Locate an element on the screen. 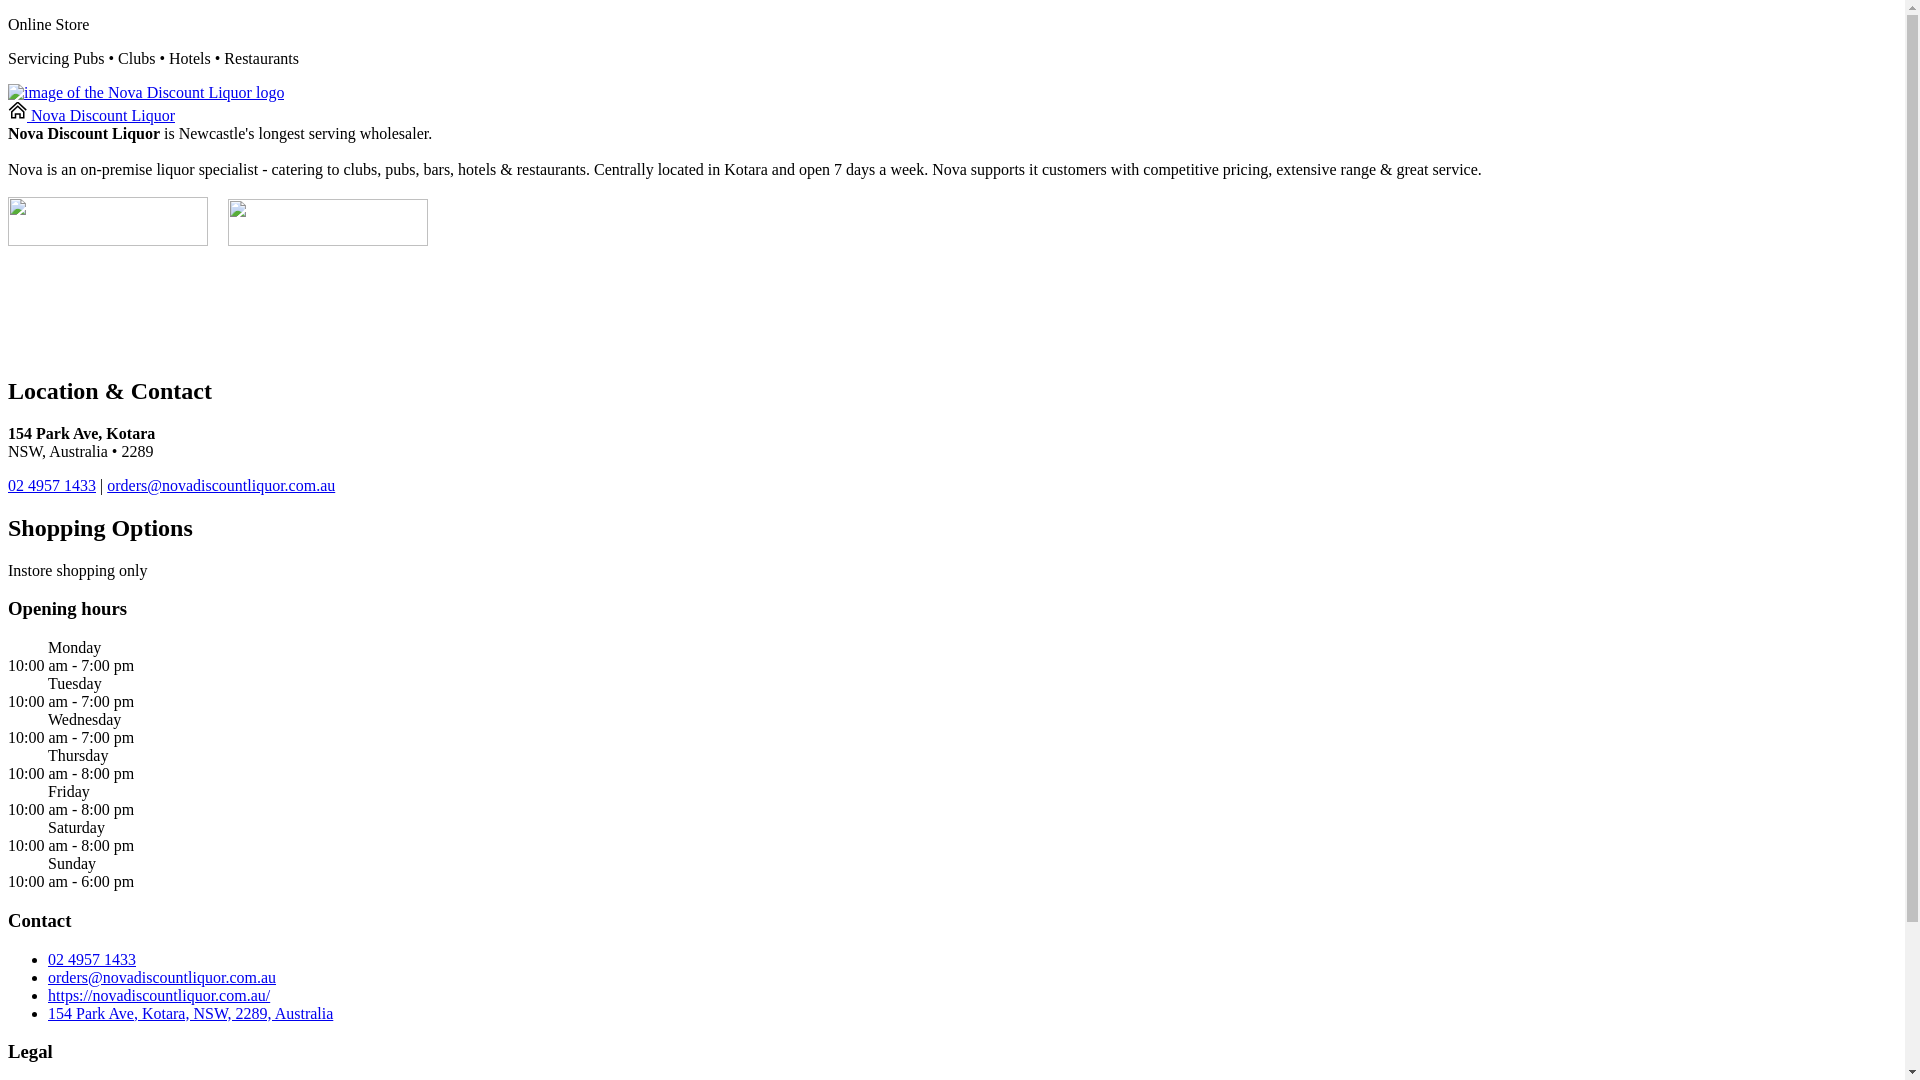  'orders@novadiscountliquor.com.au' is located at coordinates (220, 485).